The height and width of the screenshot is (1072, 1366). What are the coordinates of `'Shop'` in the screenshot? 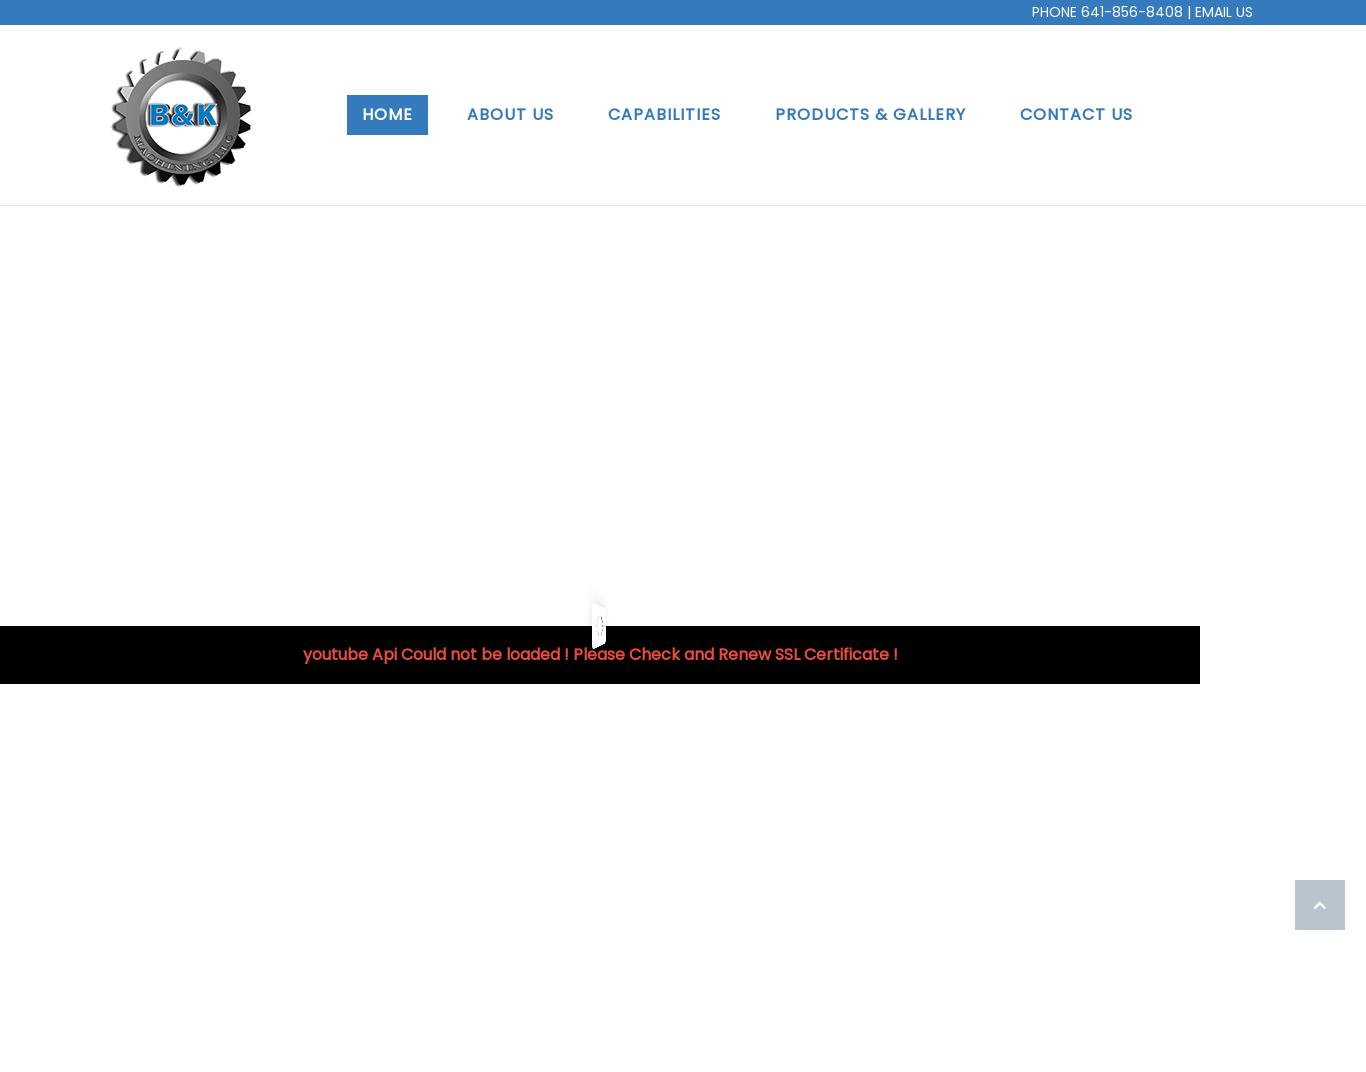 It's located at (809, 284).